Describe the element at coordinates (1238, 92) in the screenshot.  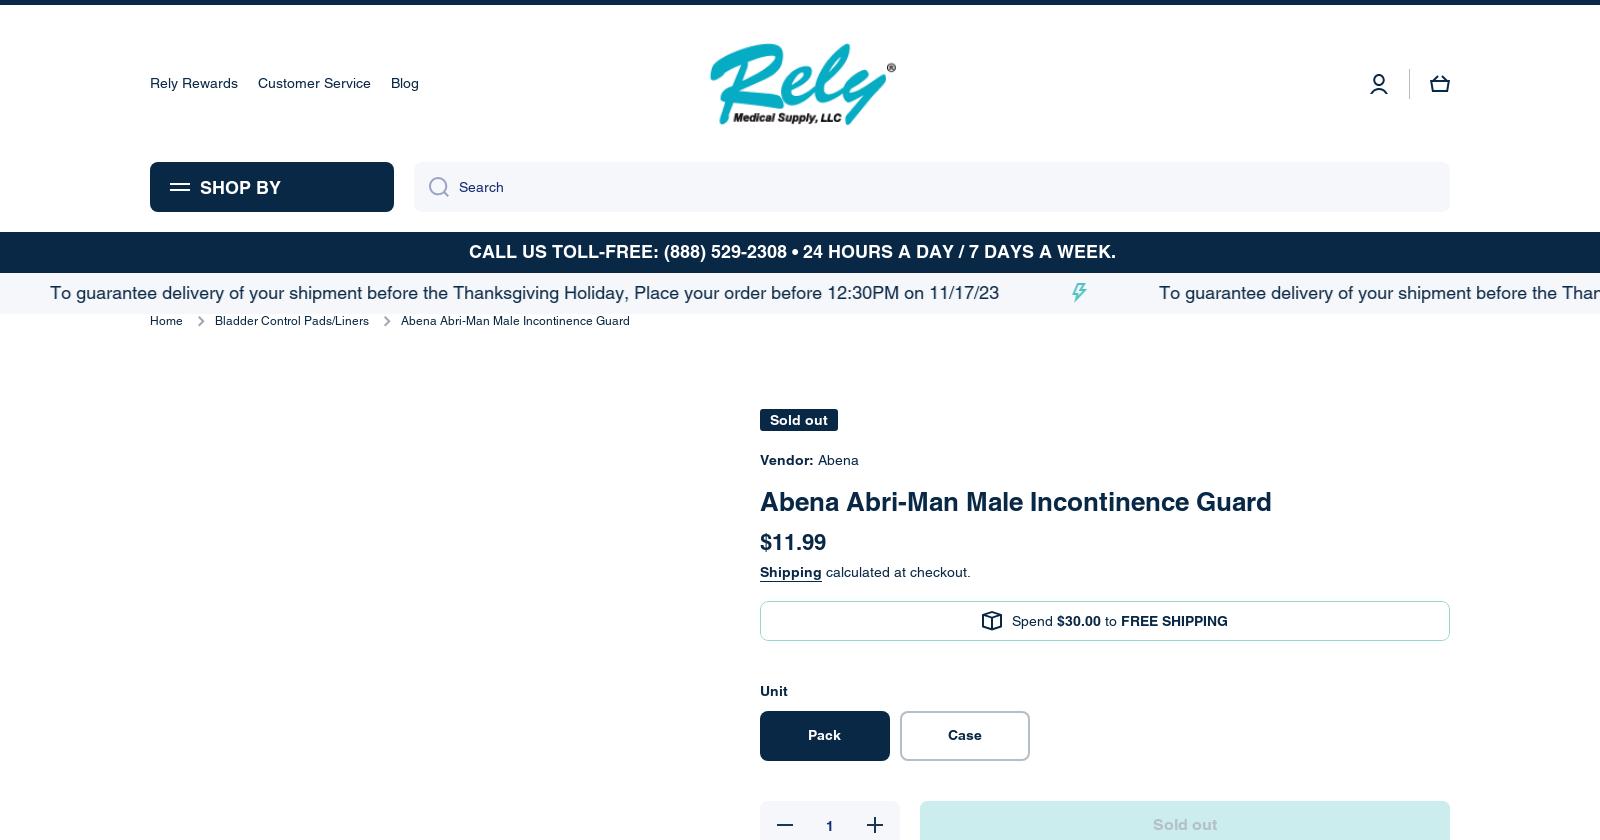
I see `'Same Day Shipping'` at that location.